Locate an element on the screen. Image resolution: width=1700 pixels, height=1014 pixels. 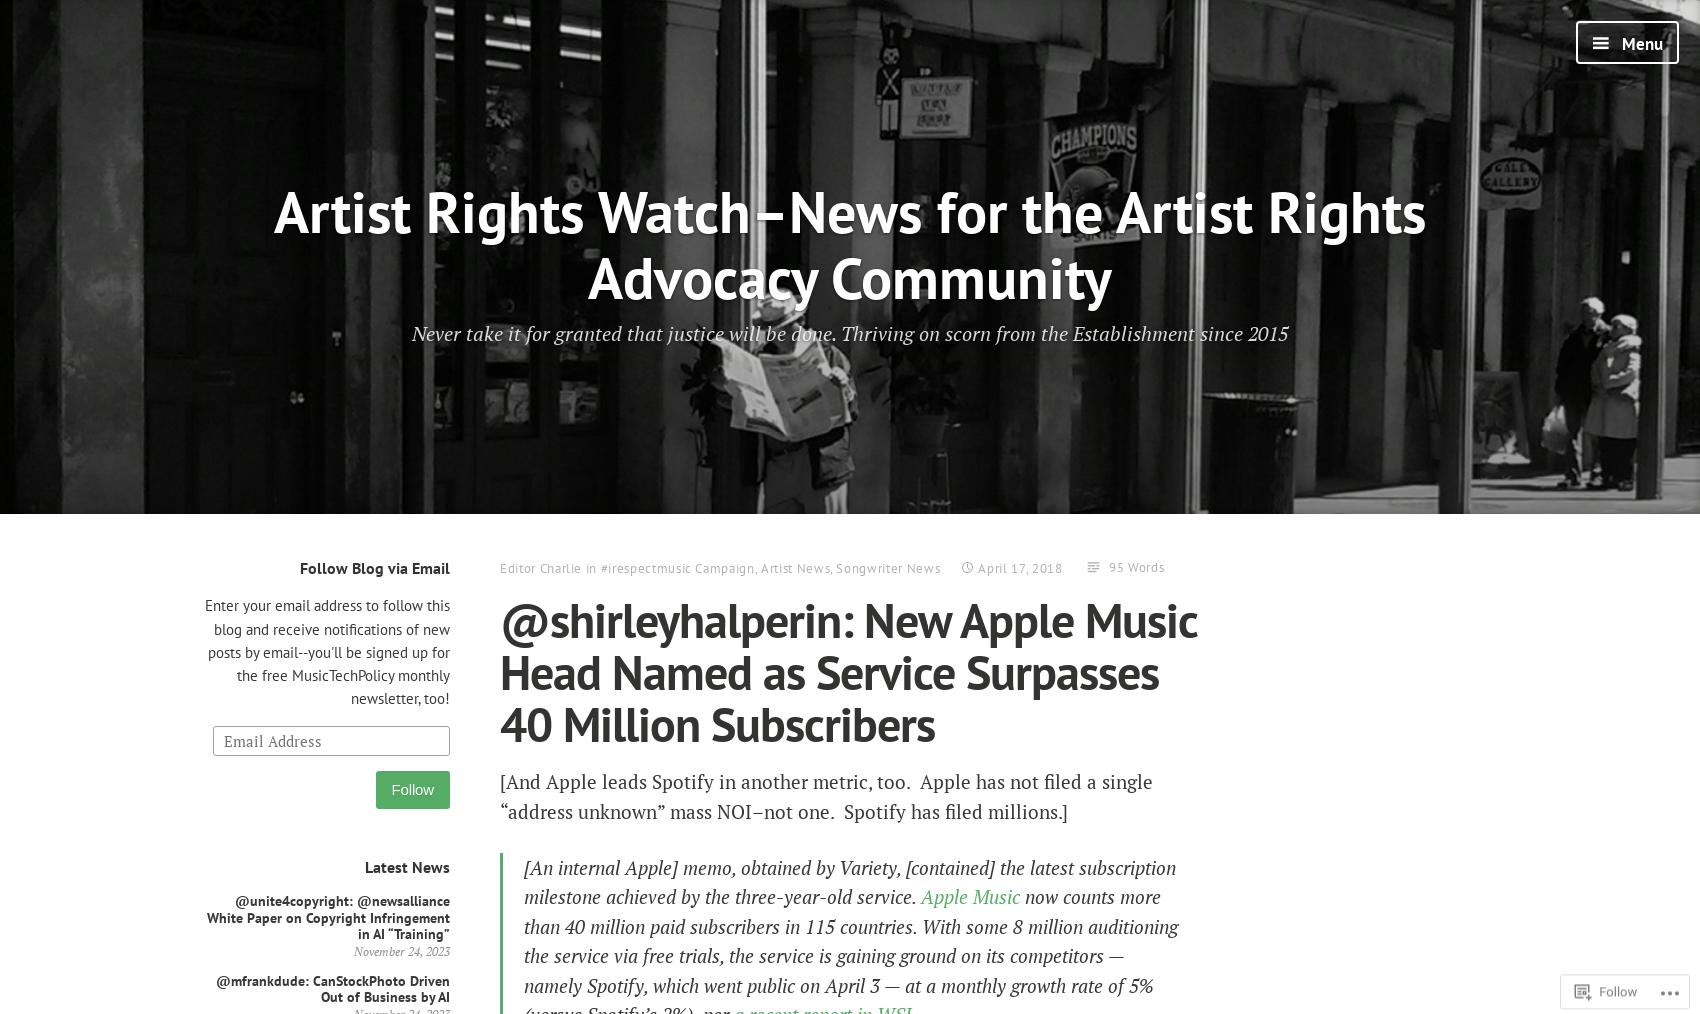
'Artist Rights Watch–News for the Artist Rights Advocacy Community' is located at coordinates (274, 242).